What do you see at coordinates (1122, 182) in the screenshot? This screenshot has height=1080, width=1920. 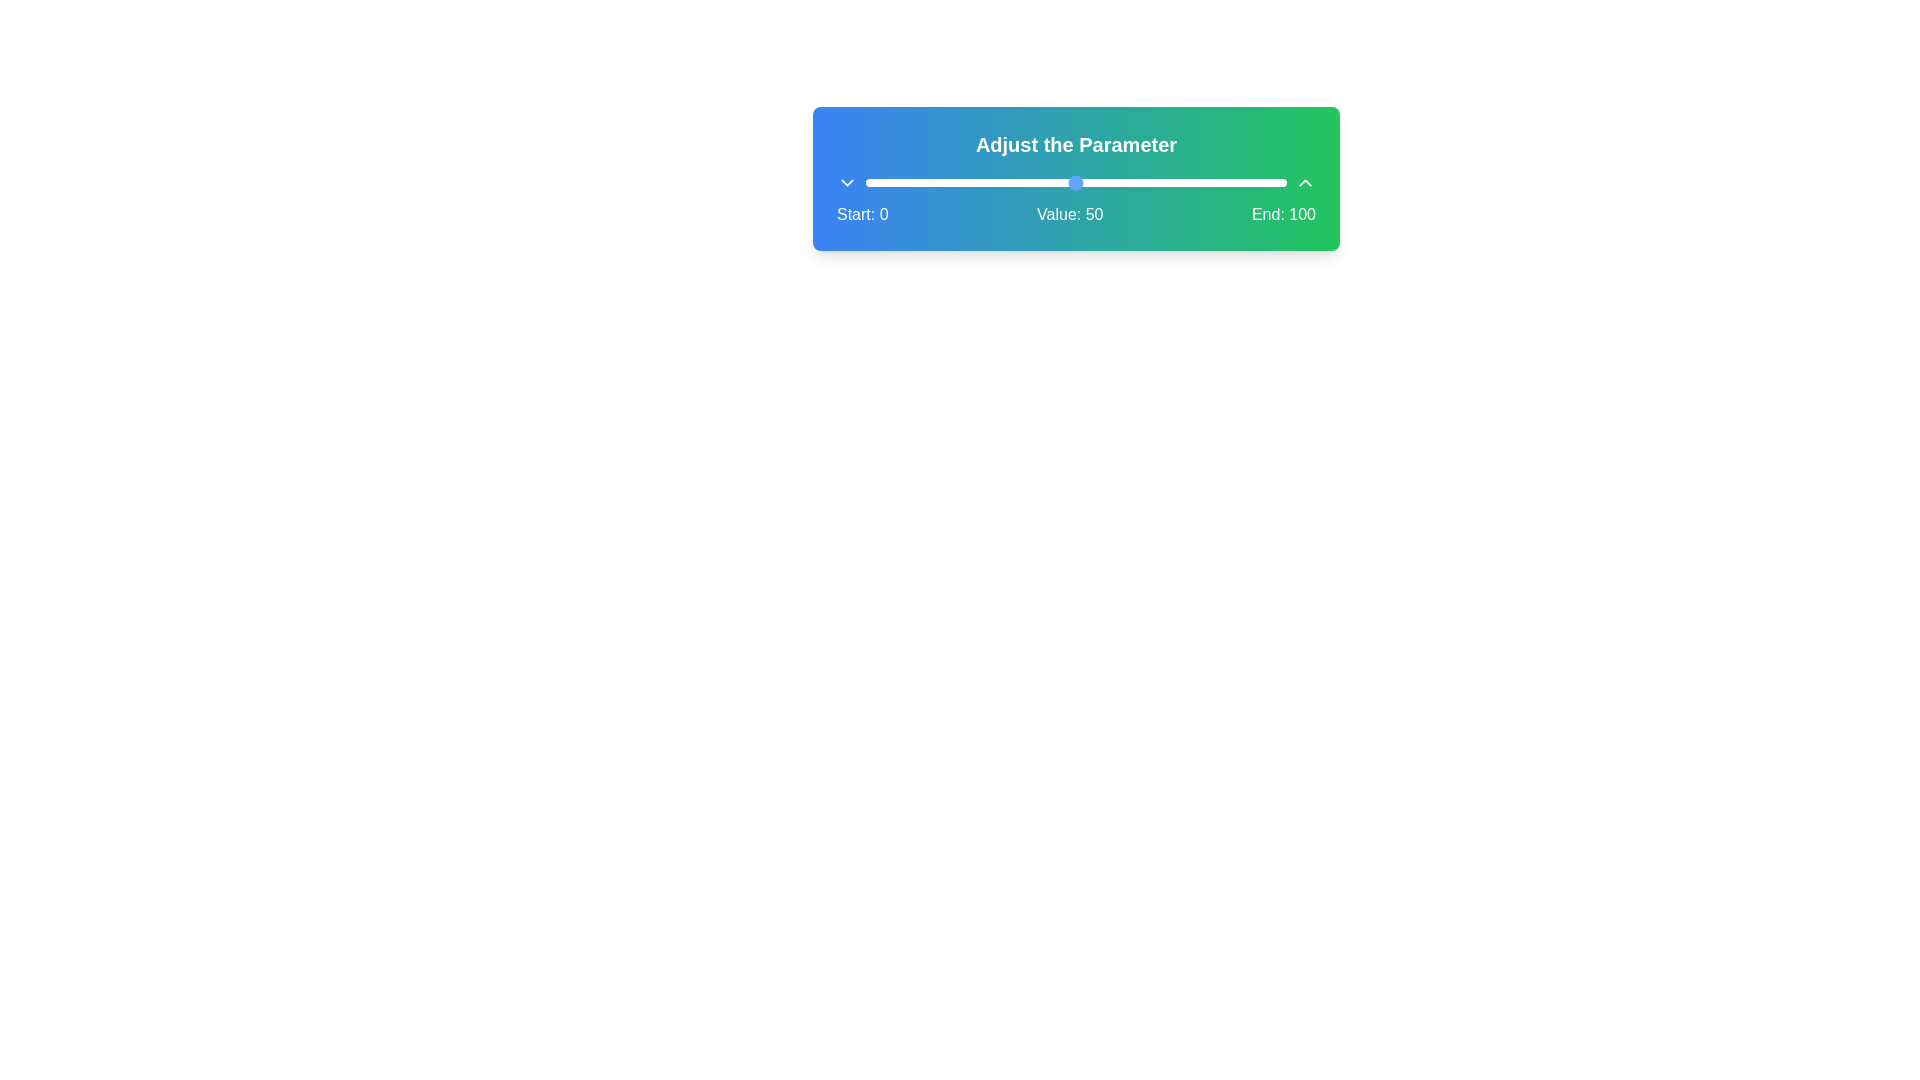 I see `the slider` at bounding box center [1122, 182].